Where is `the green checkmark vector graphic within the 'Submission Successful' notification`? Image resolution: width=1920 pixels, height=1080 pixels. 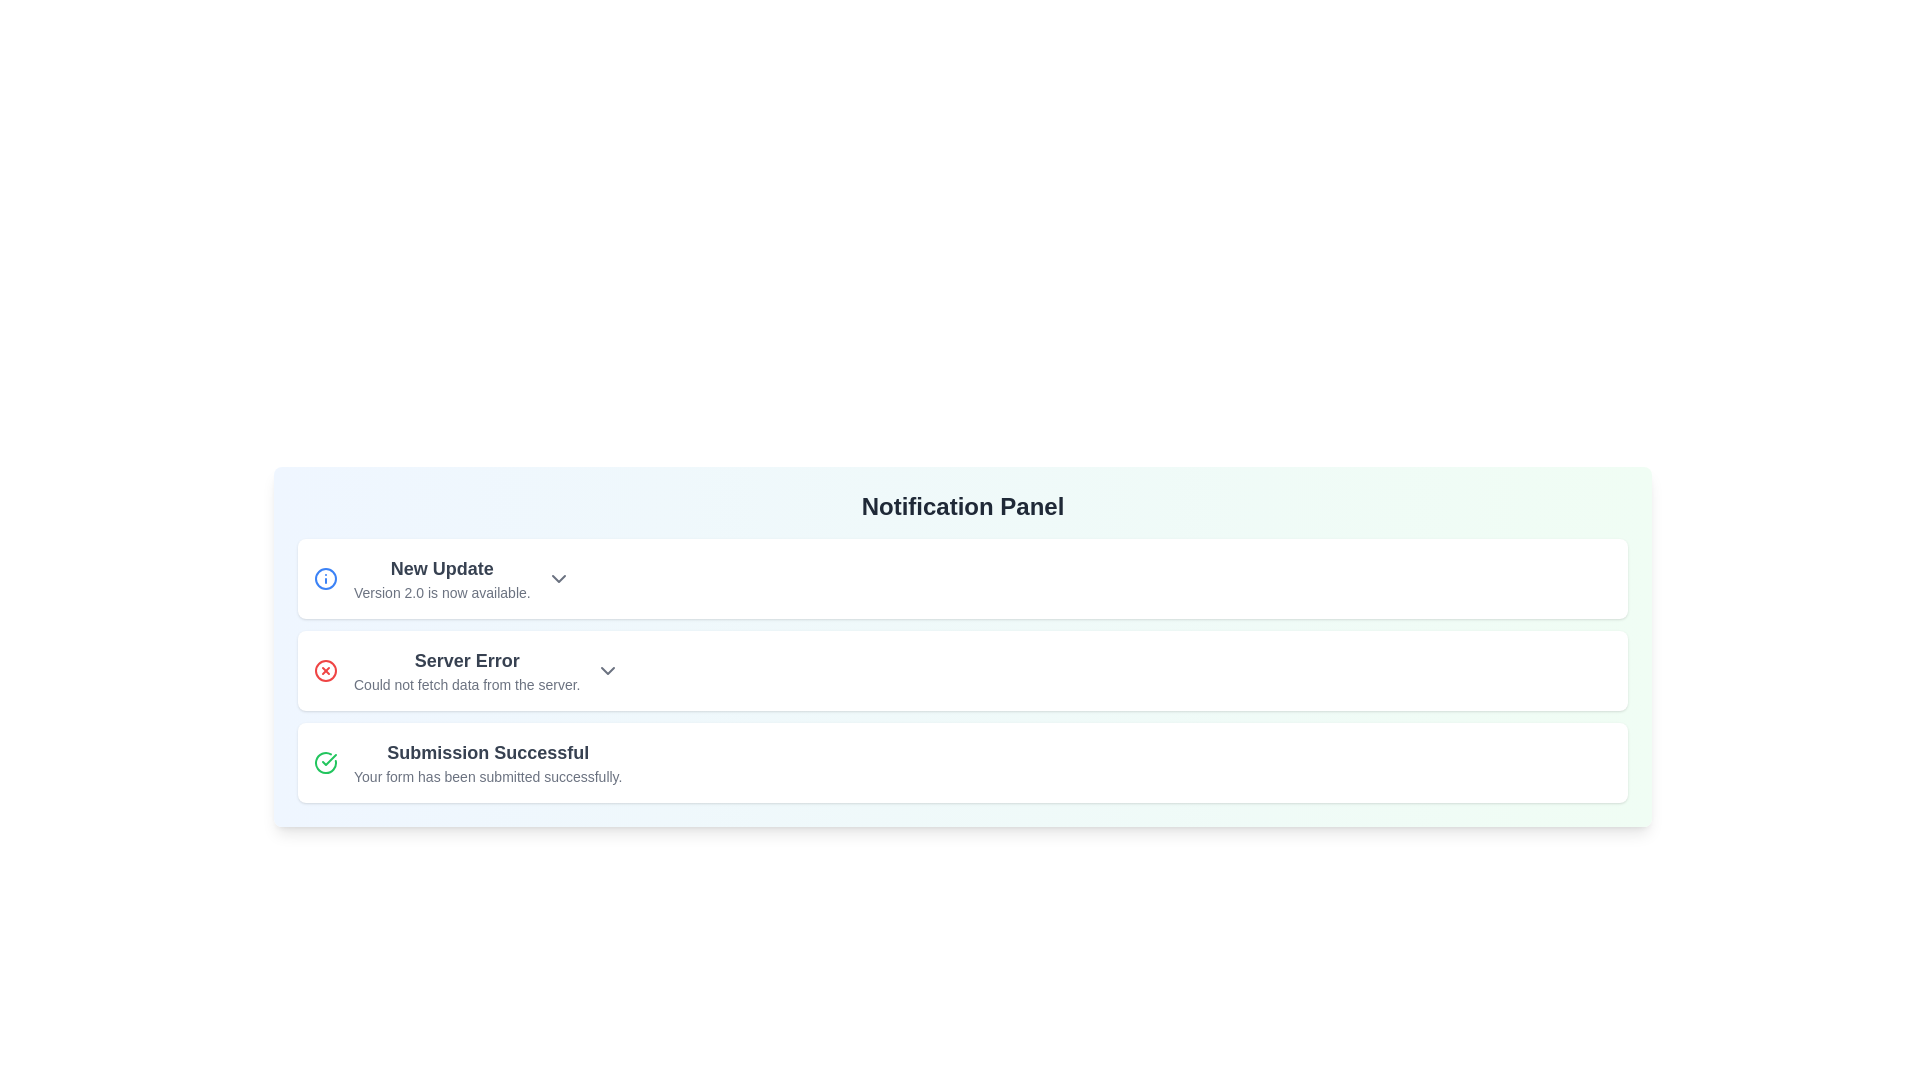
the green checkmark vector graphic within the 'Submission Successful' notification is located at coordinates (329, 759).